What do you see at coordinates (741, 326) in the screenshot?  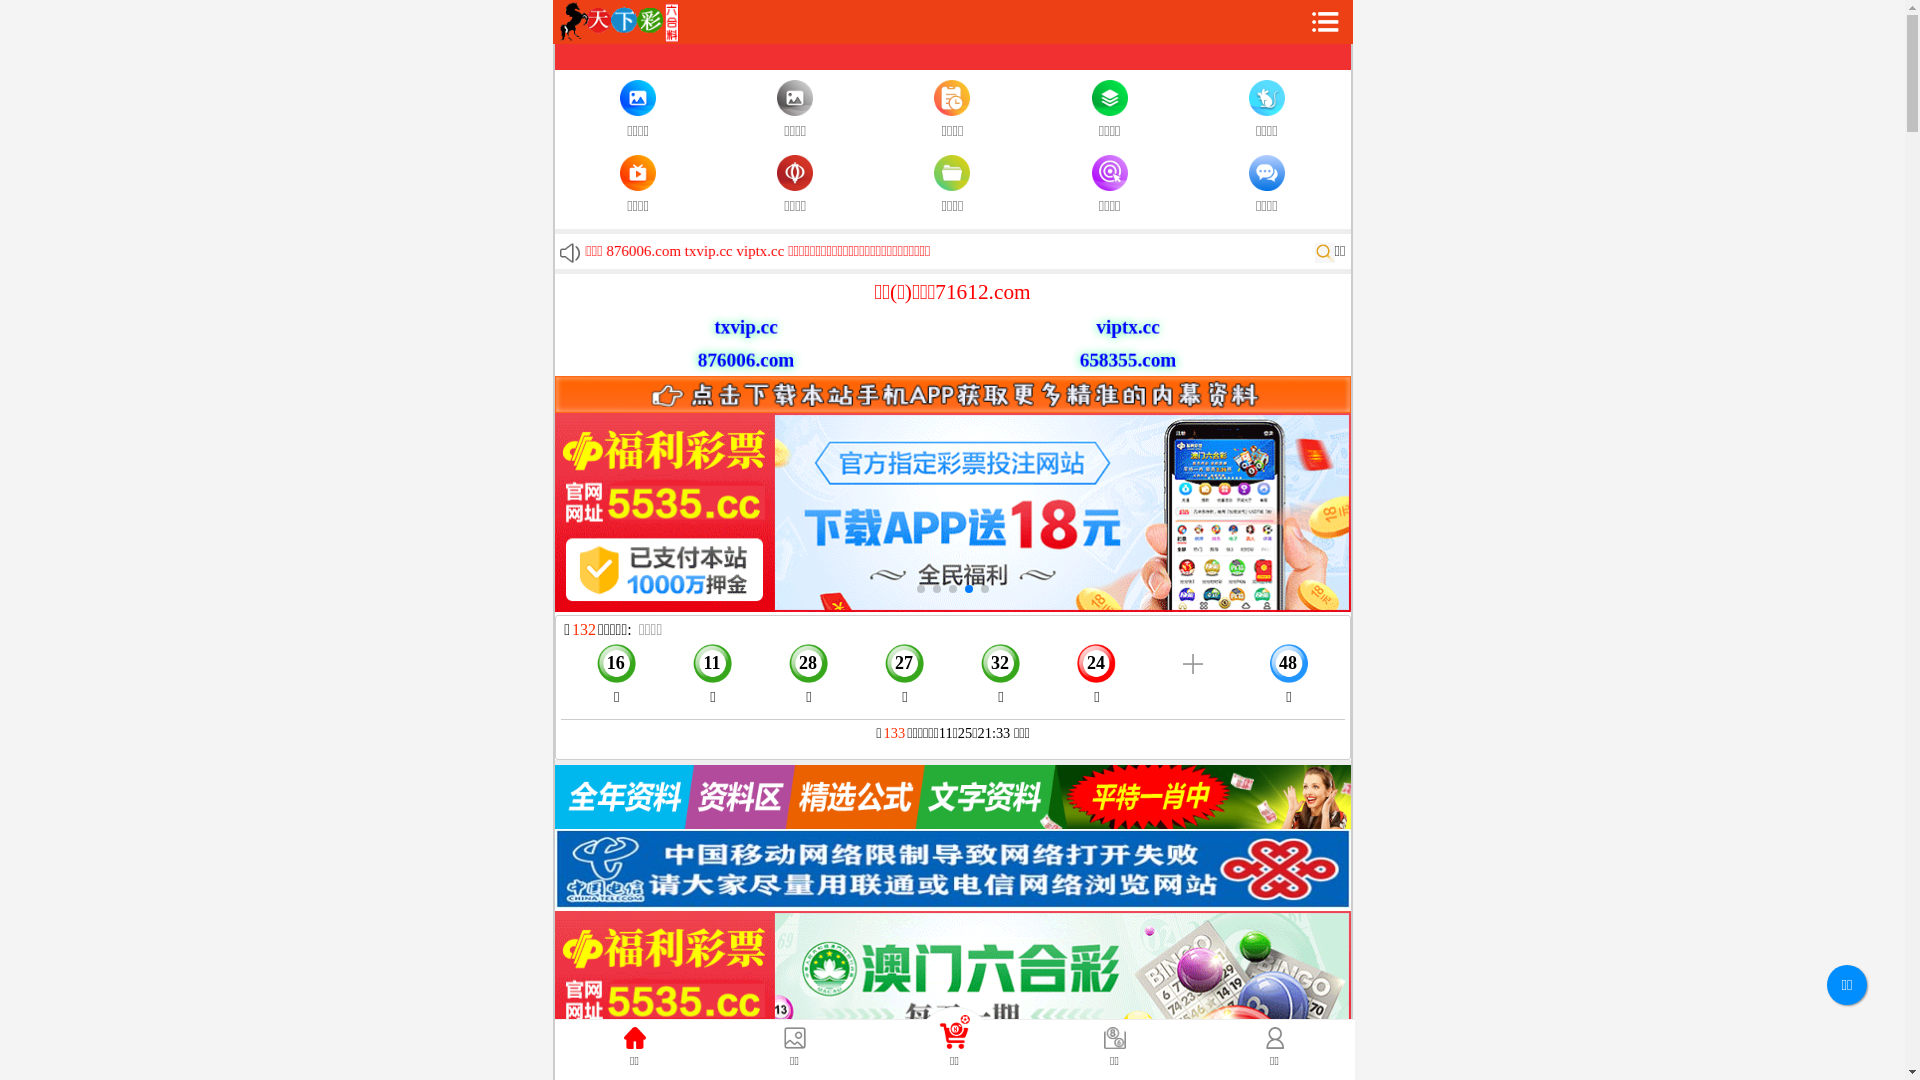 I see `'txvip.cc'` at bounding box center [741, 326].